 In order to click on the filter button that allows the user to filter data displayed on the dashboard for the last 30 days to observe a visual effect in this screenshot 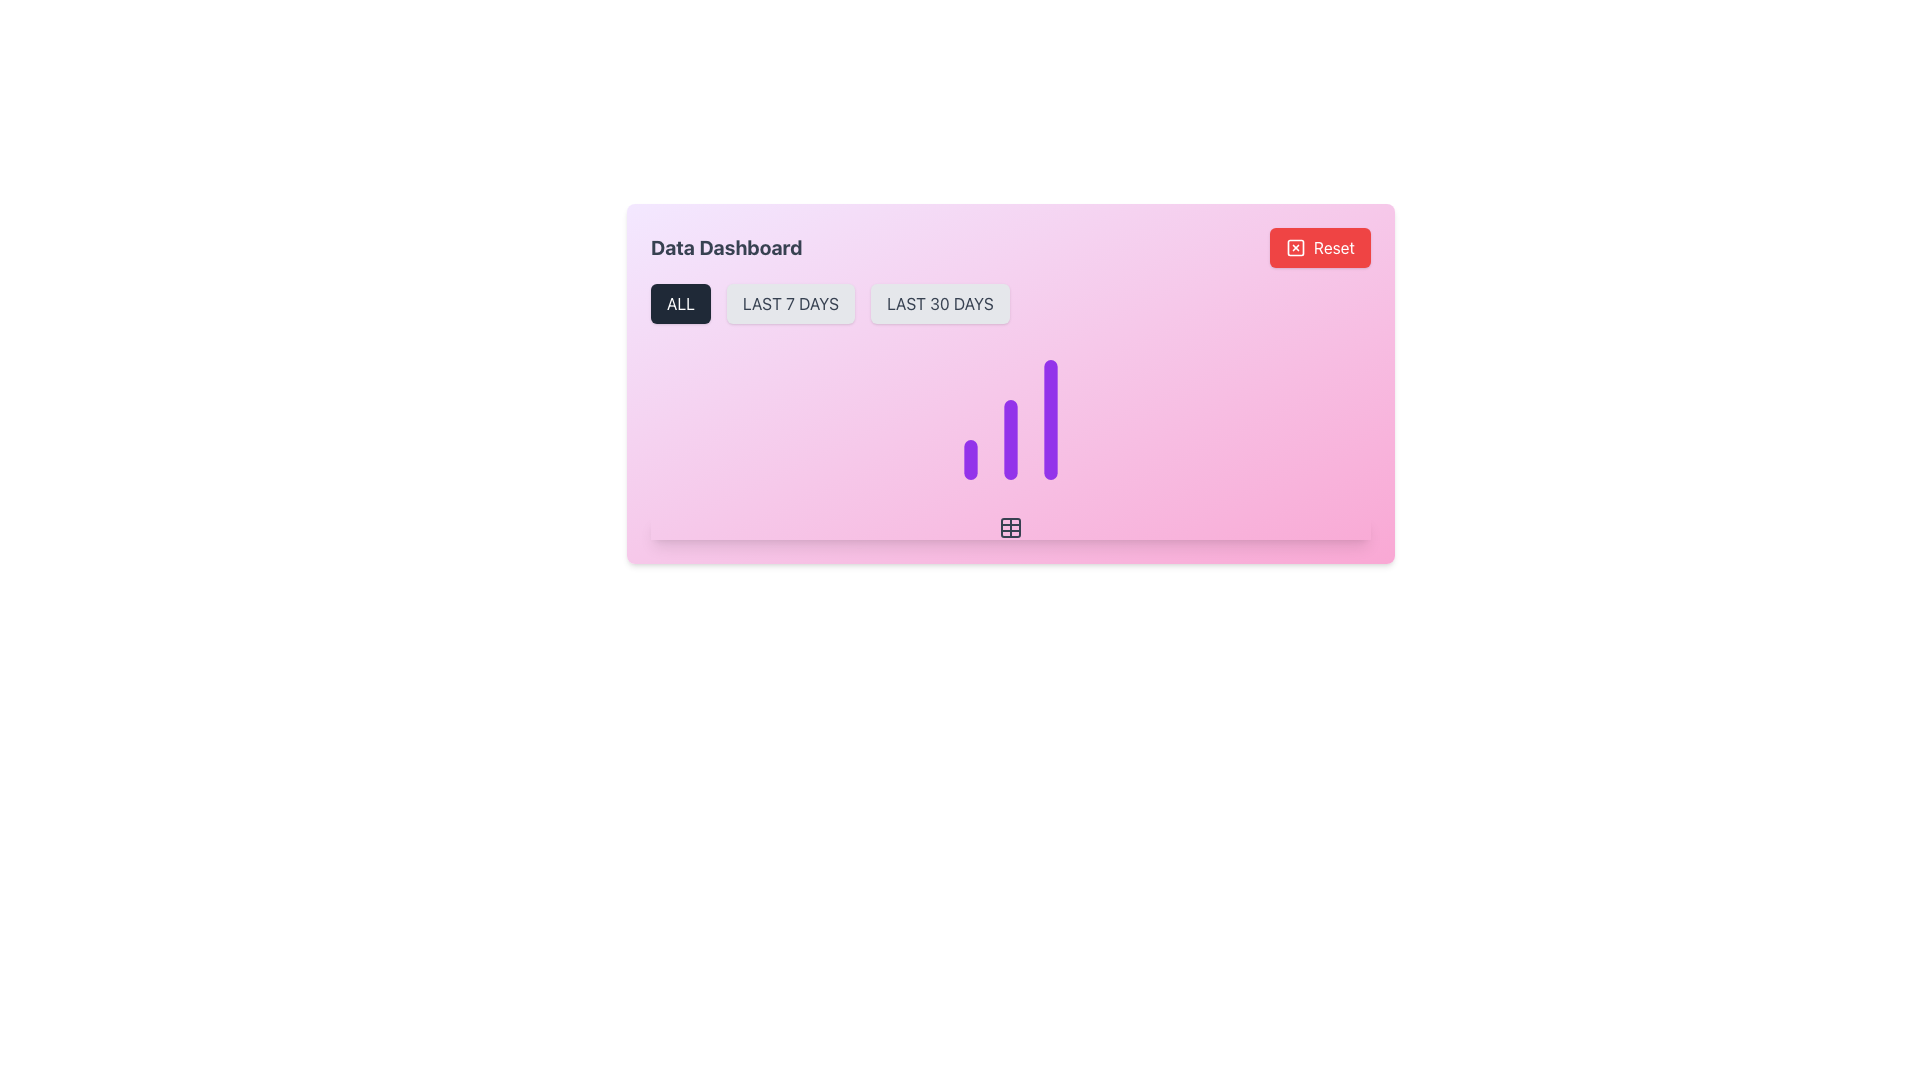, I will do `click(939, 304)`.